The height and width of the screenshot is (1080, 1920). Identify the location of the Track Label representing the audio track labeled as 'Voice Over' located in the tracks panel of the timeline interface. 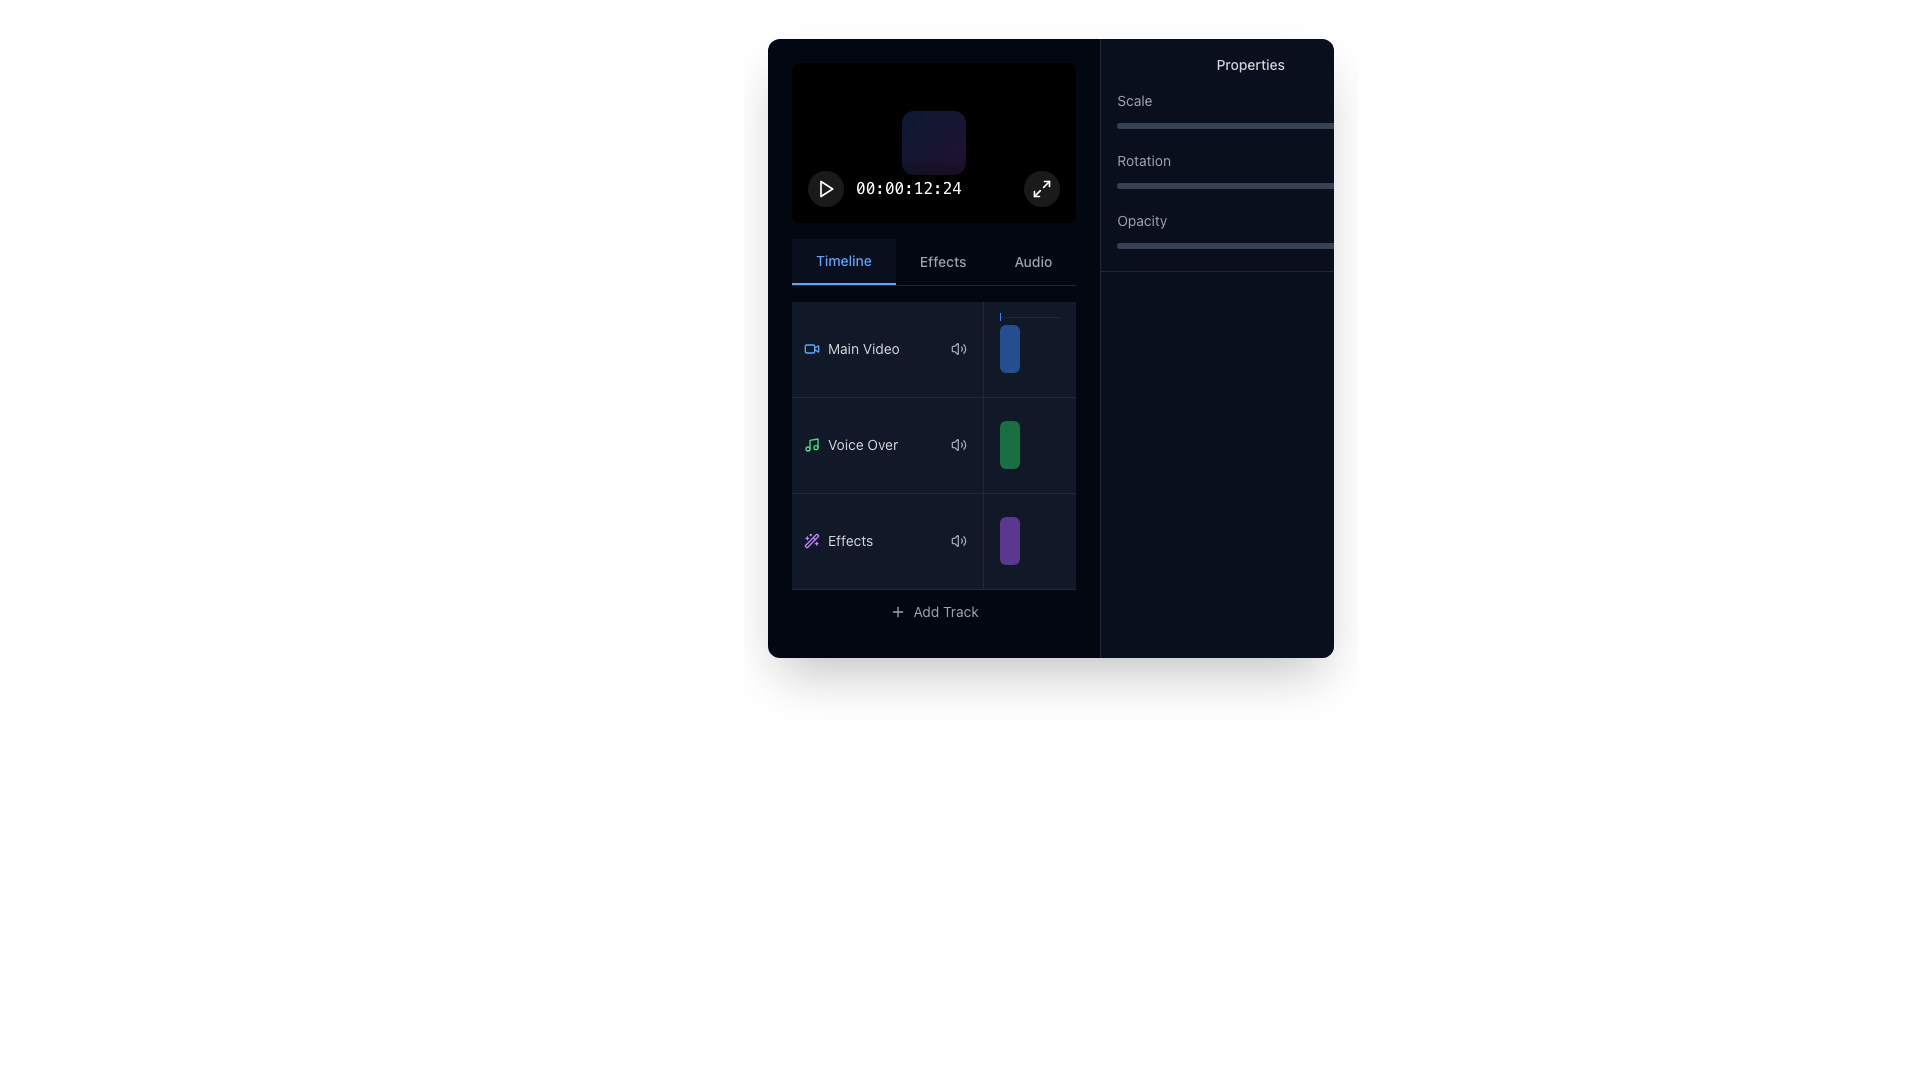
(851, 444).